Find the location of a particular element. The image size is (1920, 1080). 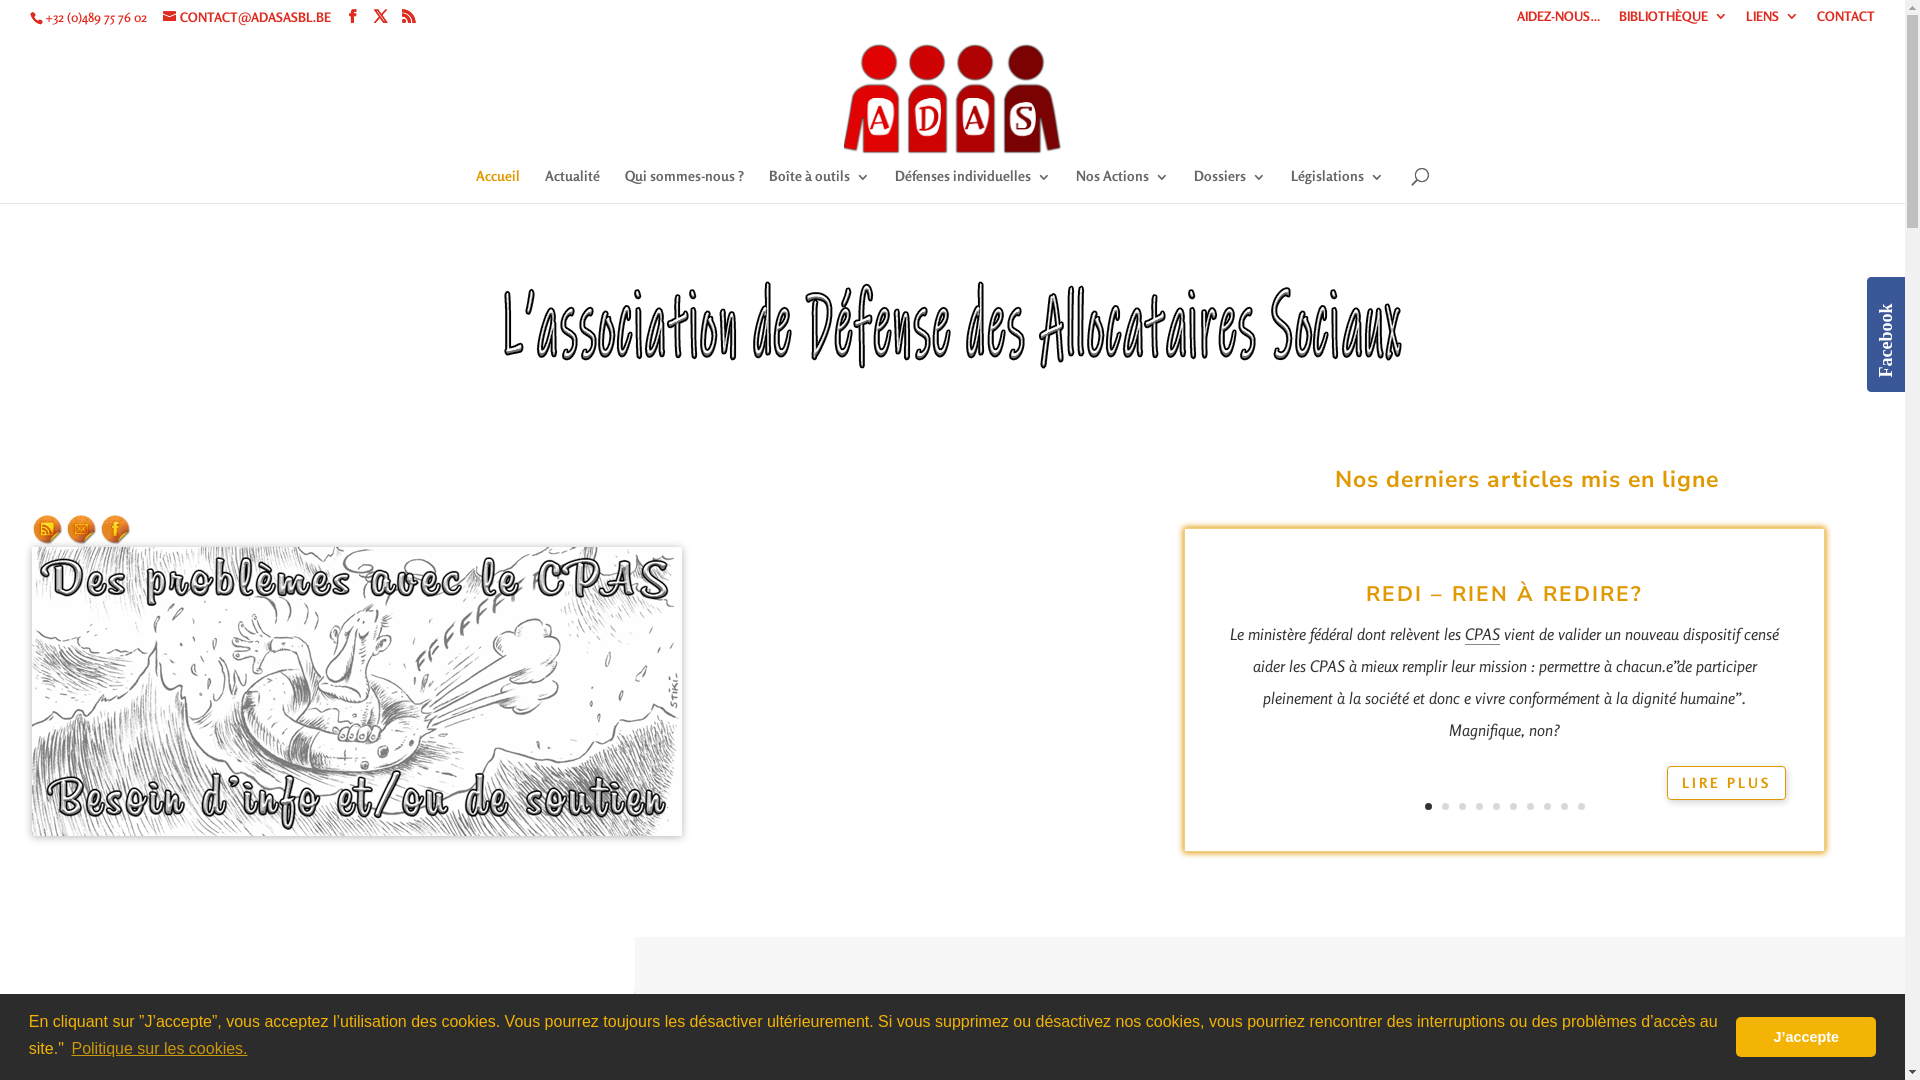

'Nos Actions' is located at coordinates (1122, 185).